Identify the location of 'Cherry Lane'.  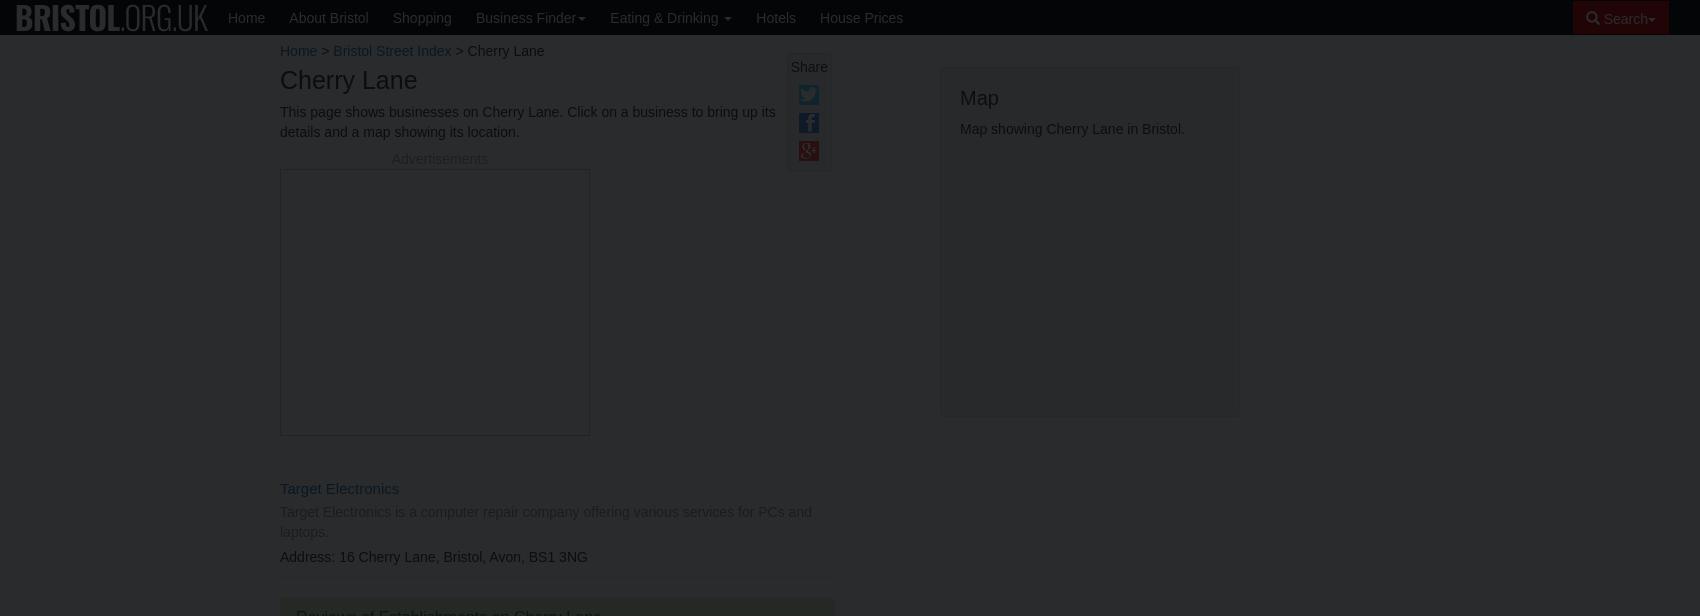
(347, 79).